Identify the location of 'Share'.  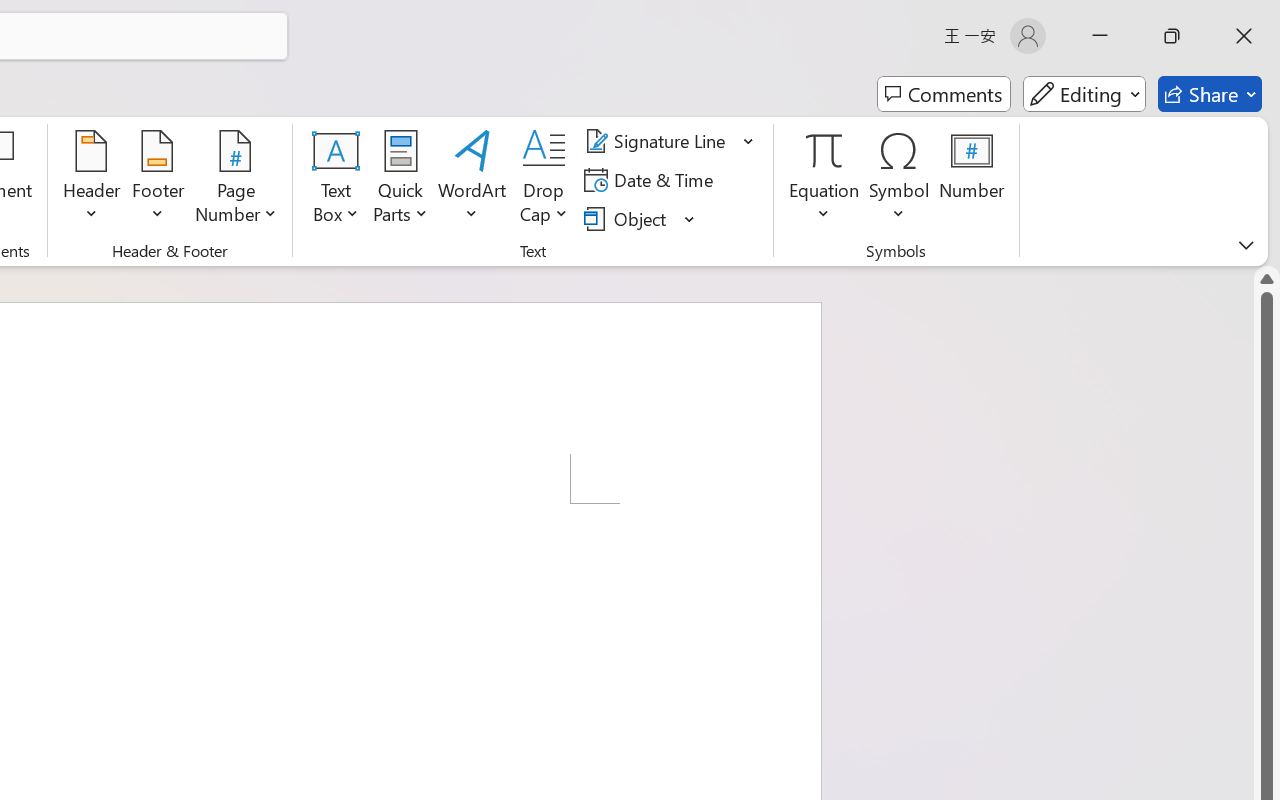
(1209, 94).